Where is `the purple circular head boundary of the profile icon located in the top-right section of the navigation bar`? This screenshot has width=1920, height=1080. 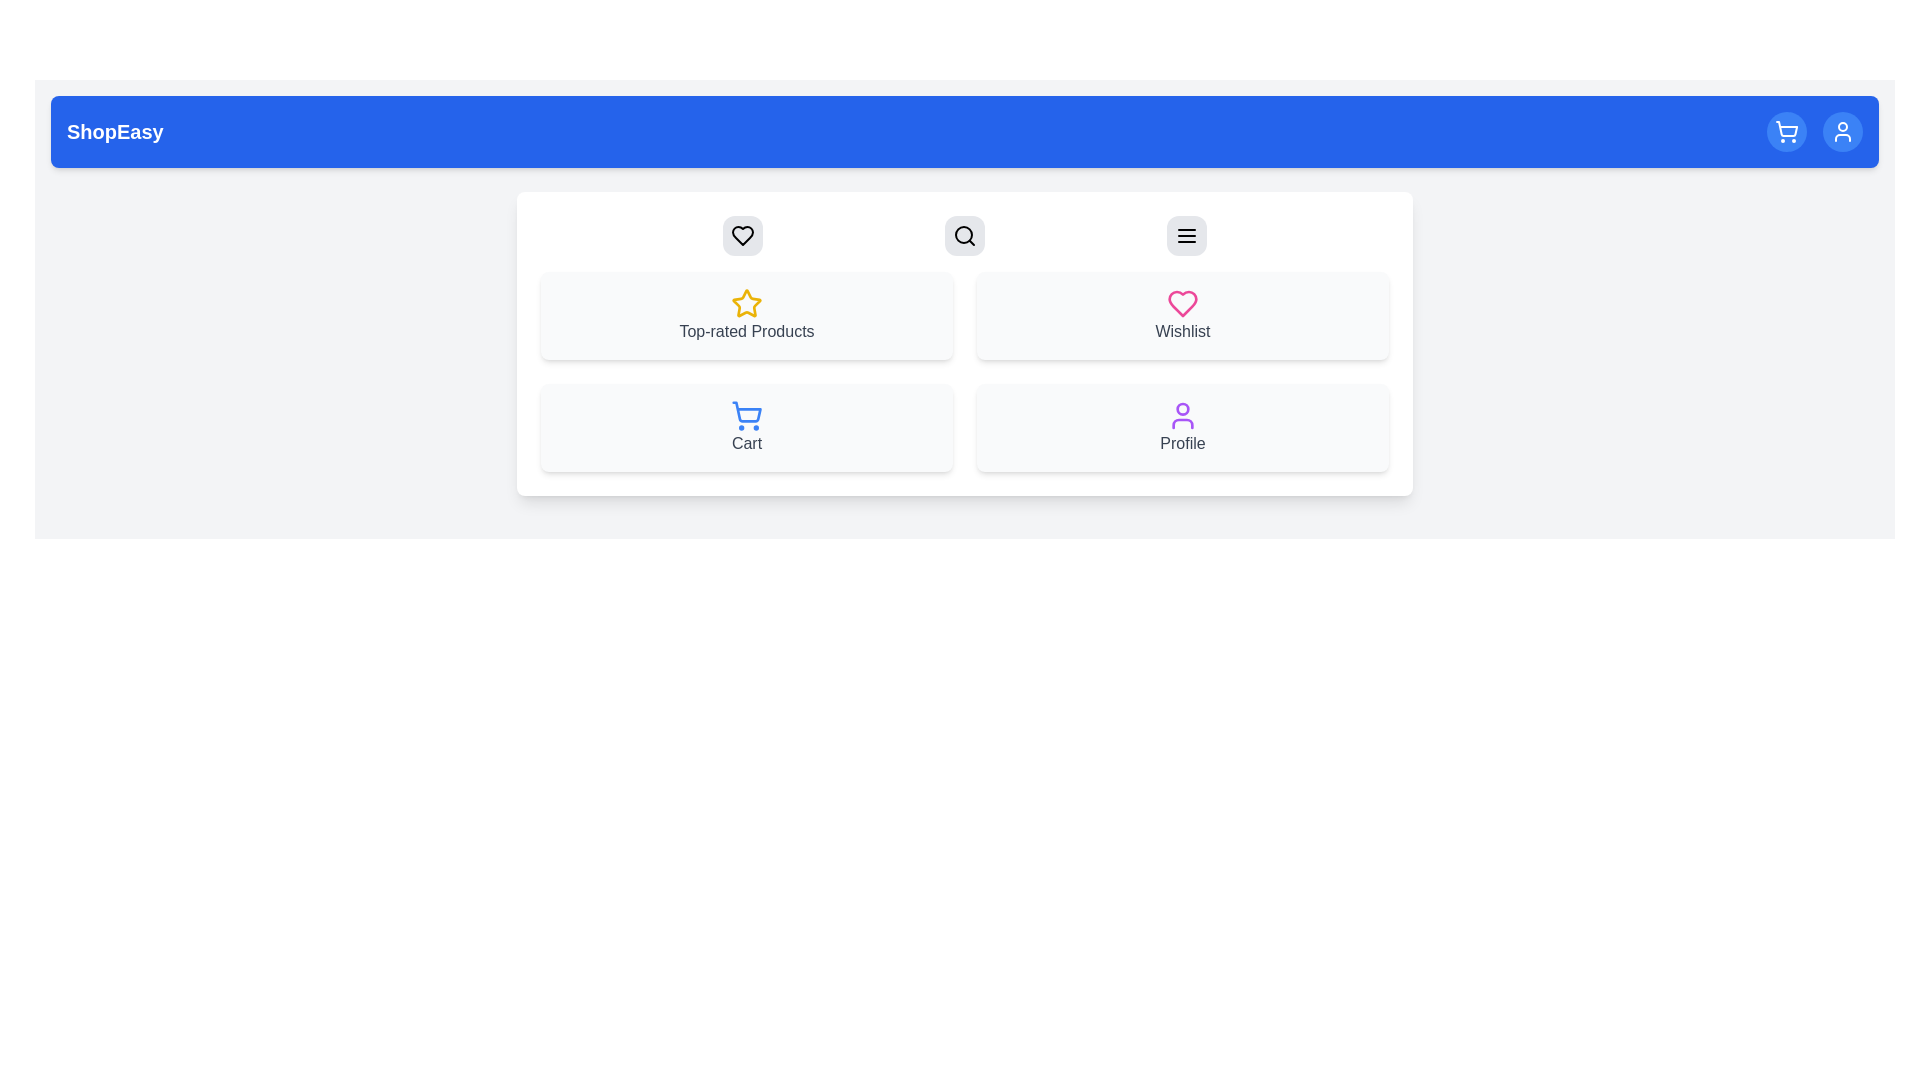 the purple circular head boundary of the profile icon located in the top-right section of the navigation bar is located at coordinates (1182, 407).